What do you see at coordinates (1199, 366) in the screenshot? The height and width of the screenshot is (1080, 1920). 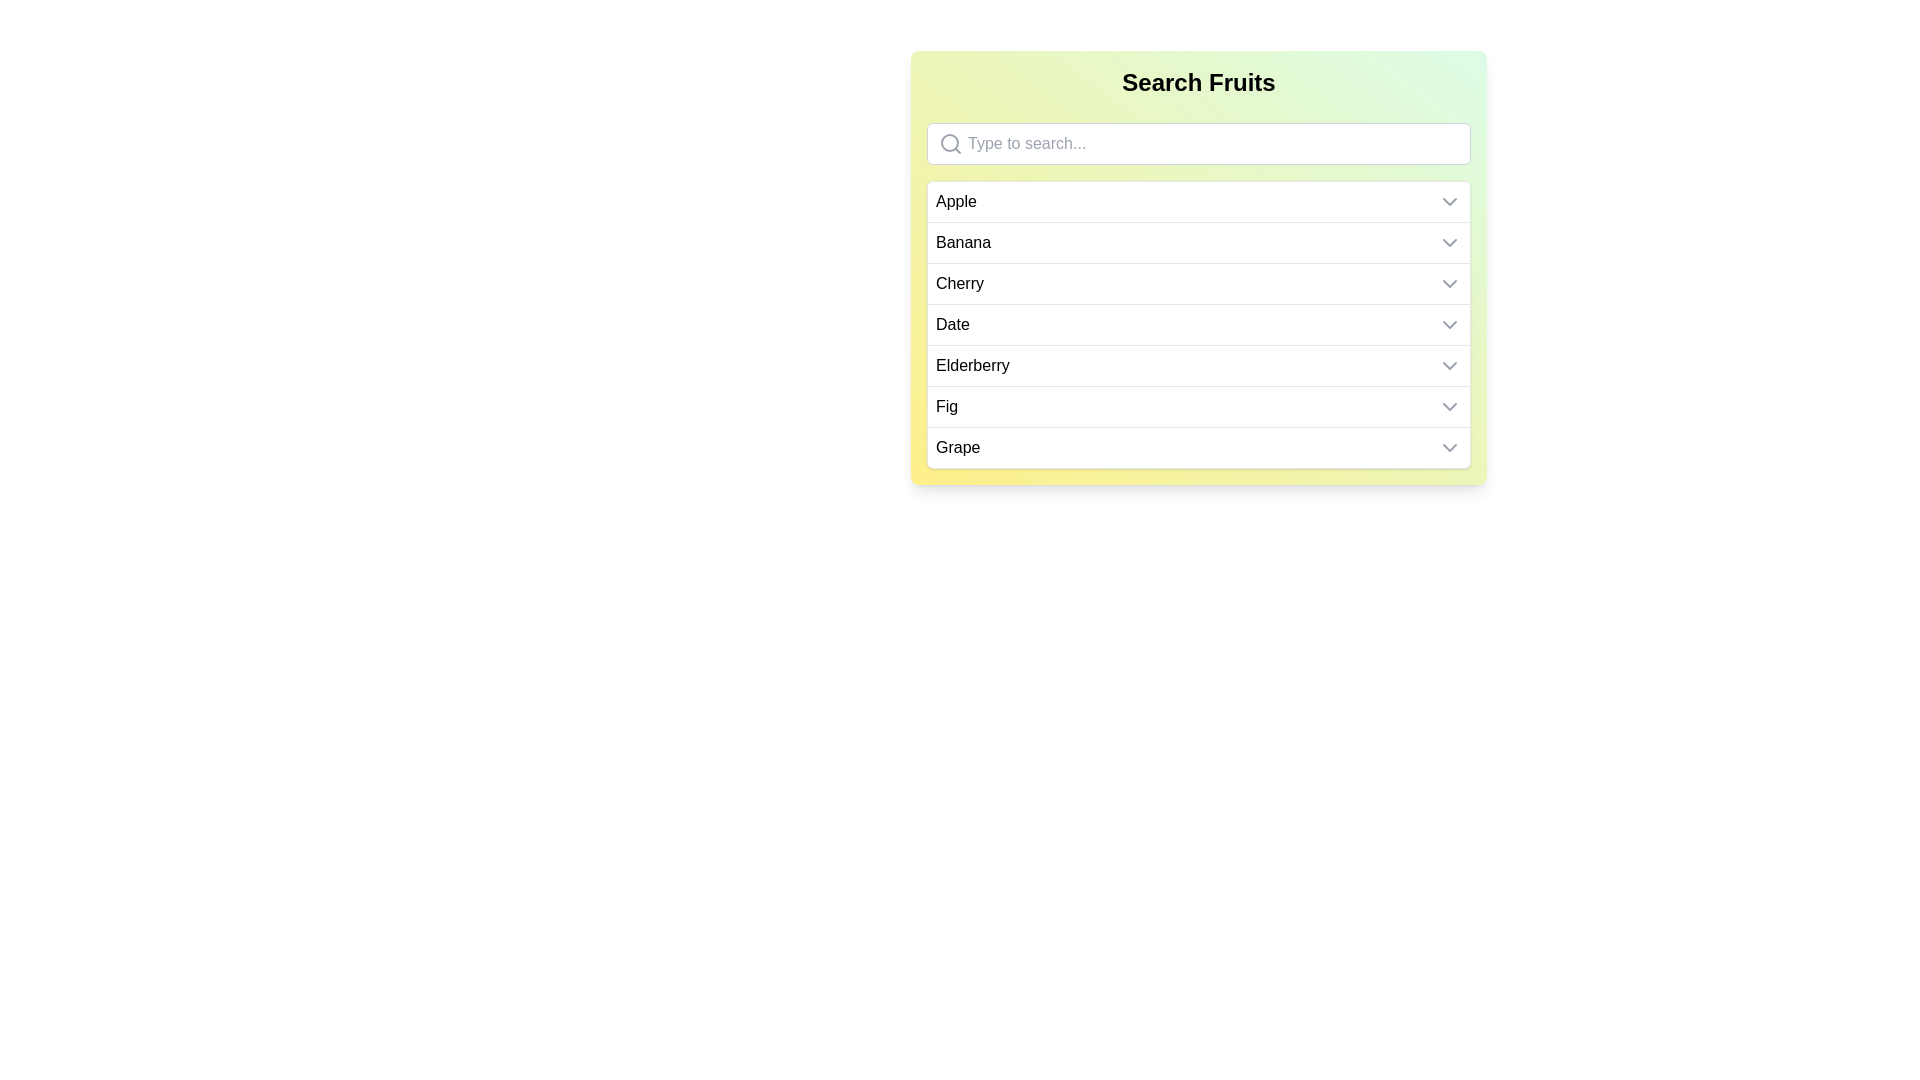 I see `the fifth row in the 'Search Fruits' list, which represents the 'Elderberry' option` at bounding box center [1199, 366].